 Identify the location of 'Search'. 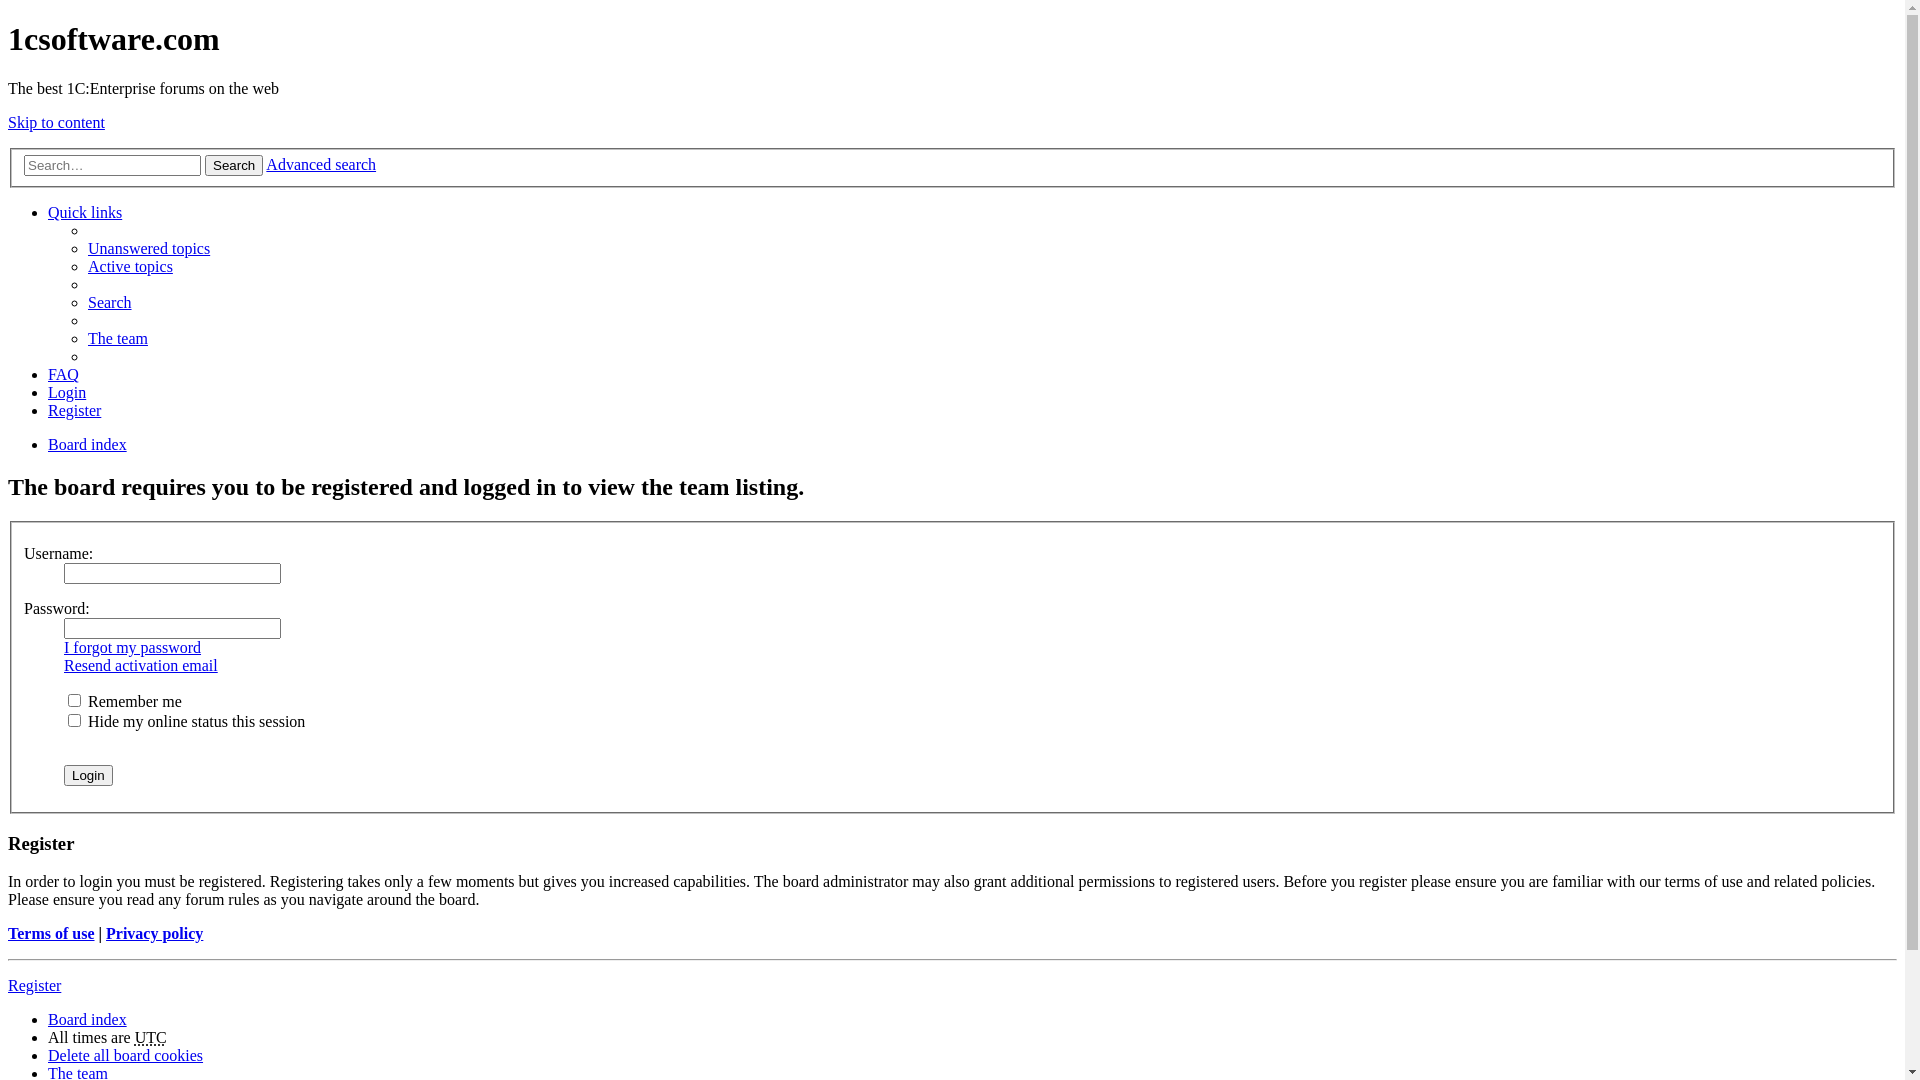
(109, 302).